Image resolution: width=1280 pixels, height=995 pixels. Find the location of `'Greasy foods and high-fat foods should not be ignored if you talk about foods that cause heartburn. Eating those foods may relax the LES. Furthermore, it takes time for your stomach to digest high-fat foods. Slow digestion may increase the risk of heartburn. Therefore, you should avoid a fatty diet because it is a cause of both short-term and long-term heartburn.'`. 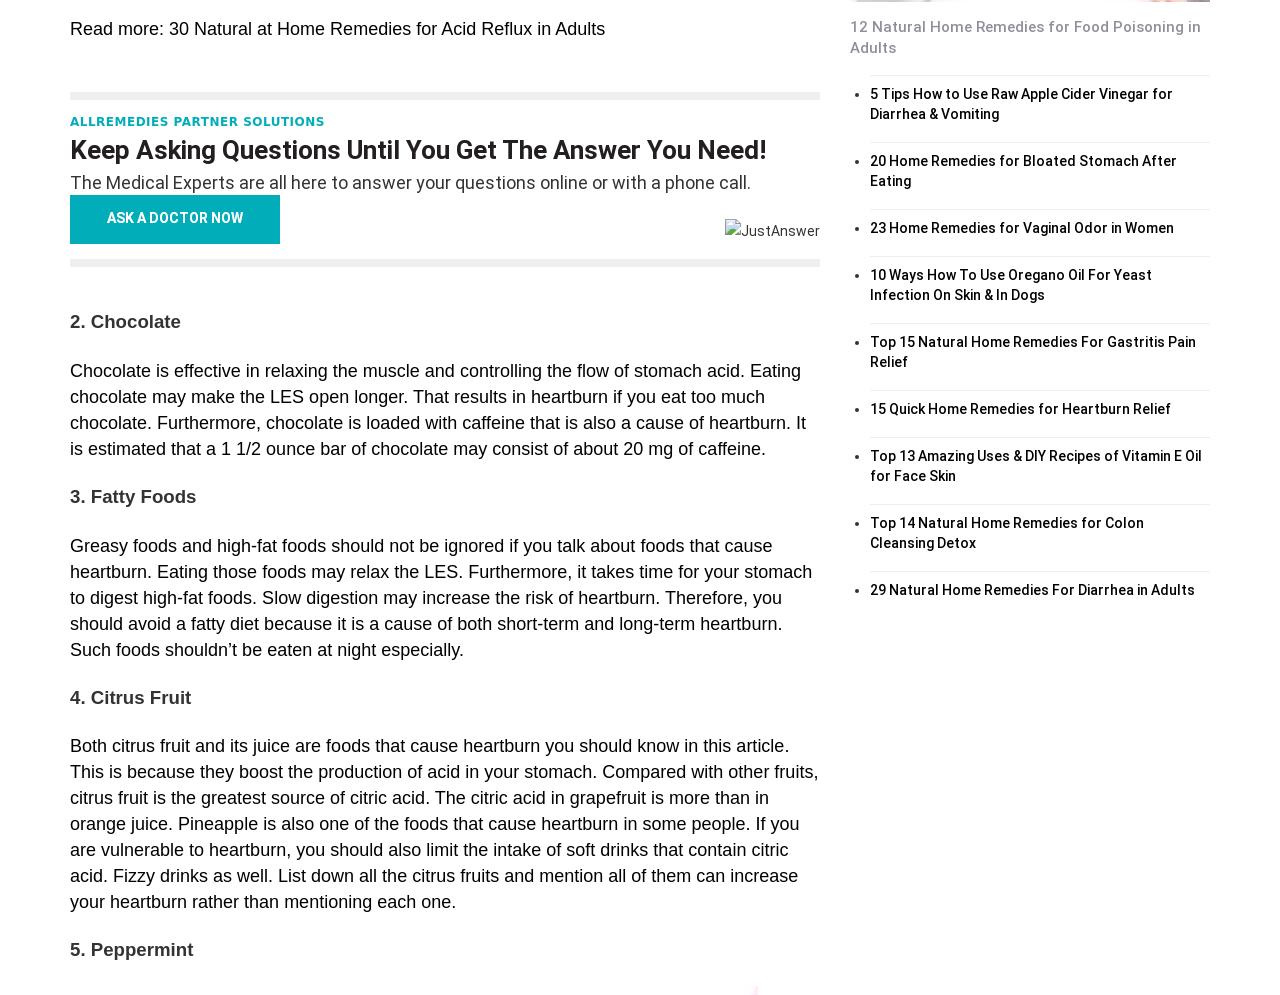

'Greasy foods and high-fat foods should not be ignored if you talk about foods that cause heartburn. Eating those foods may relax the LES. Furthermore, it takes time for your stomach to digest high-fat foods. Slow digestion may increase the risk of heartburn. Therefore, you should avoid a fatty diet because it is a cause of both short-term and long-term heartburn.' is located at coordinates (439, 582).